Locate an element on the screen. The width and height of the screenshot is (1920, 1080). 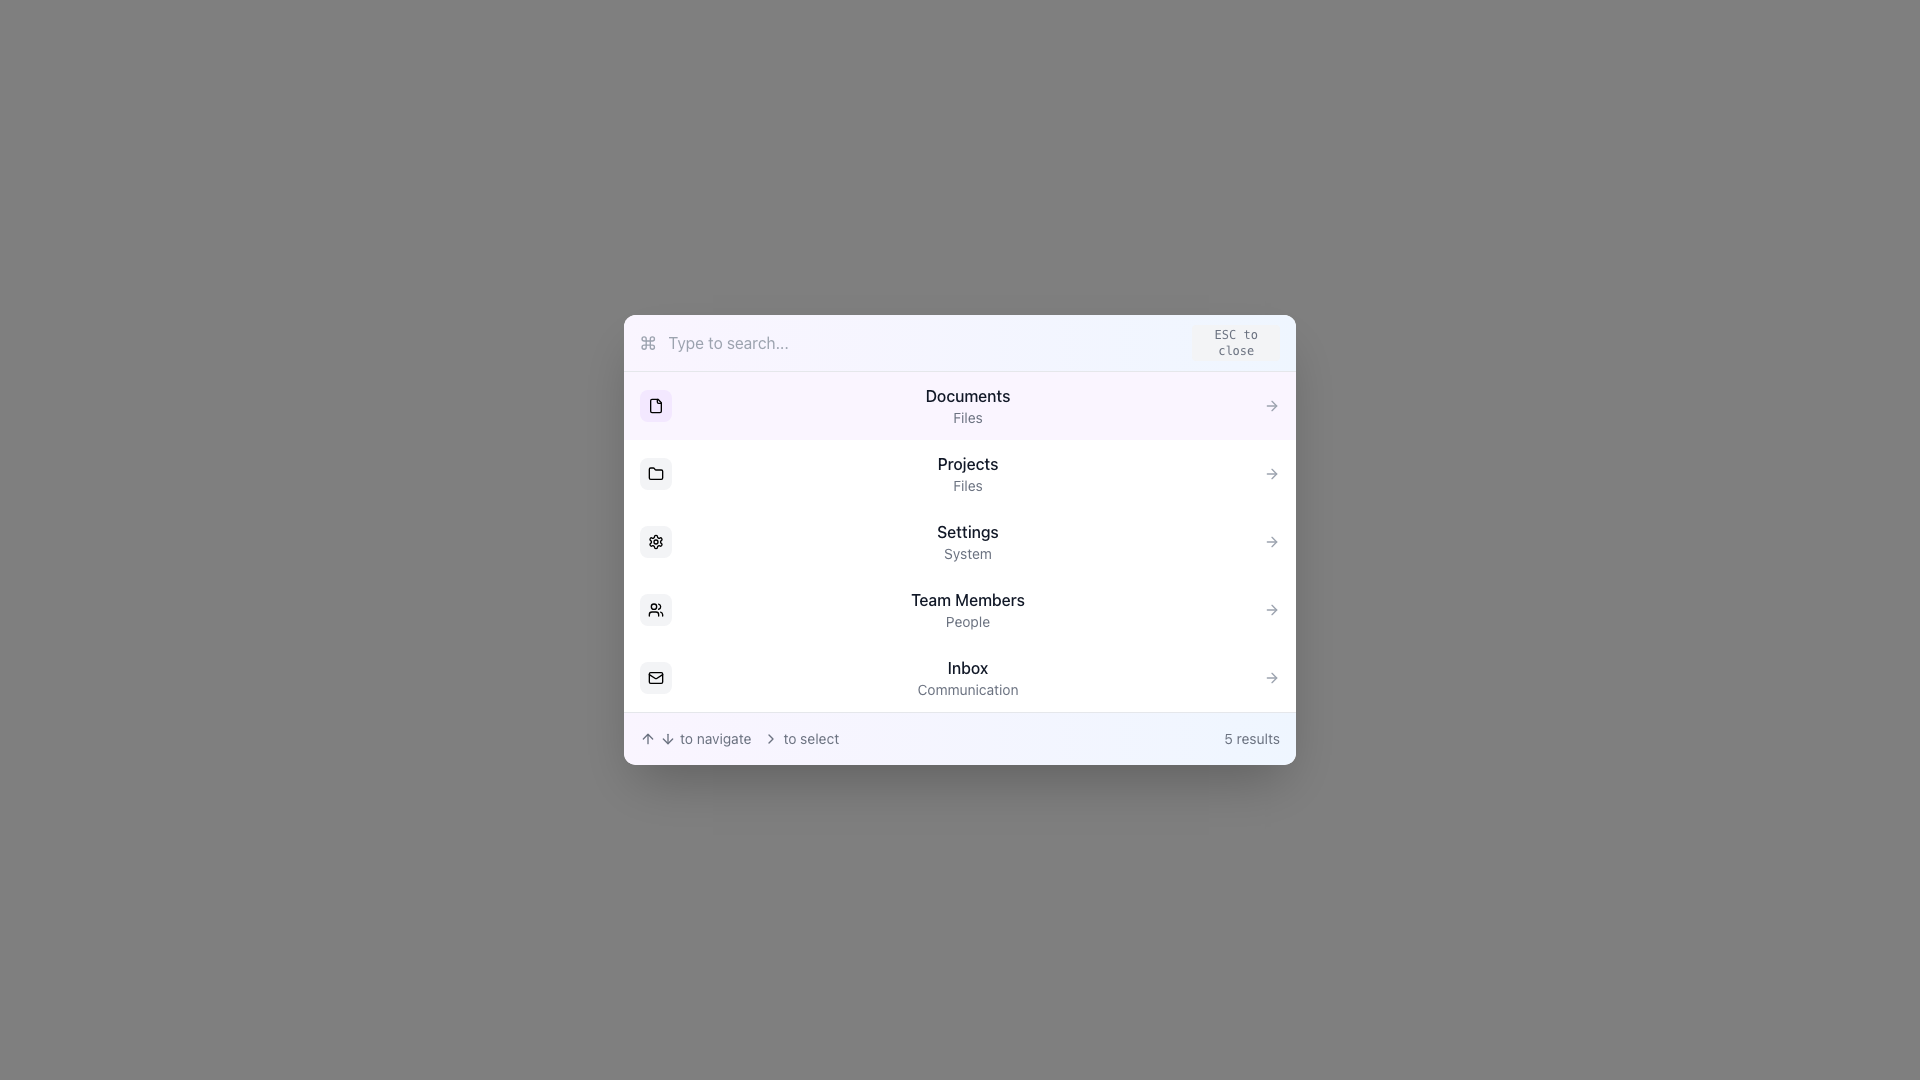
the text label 'Projects' that serves as a subheading for the 'Files' option, located below and centered with the 'Projects' heading is located at coordinates (968, 486).